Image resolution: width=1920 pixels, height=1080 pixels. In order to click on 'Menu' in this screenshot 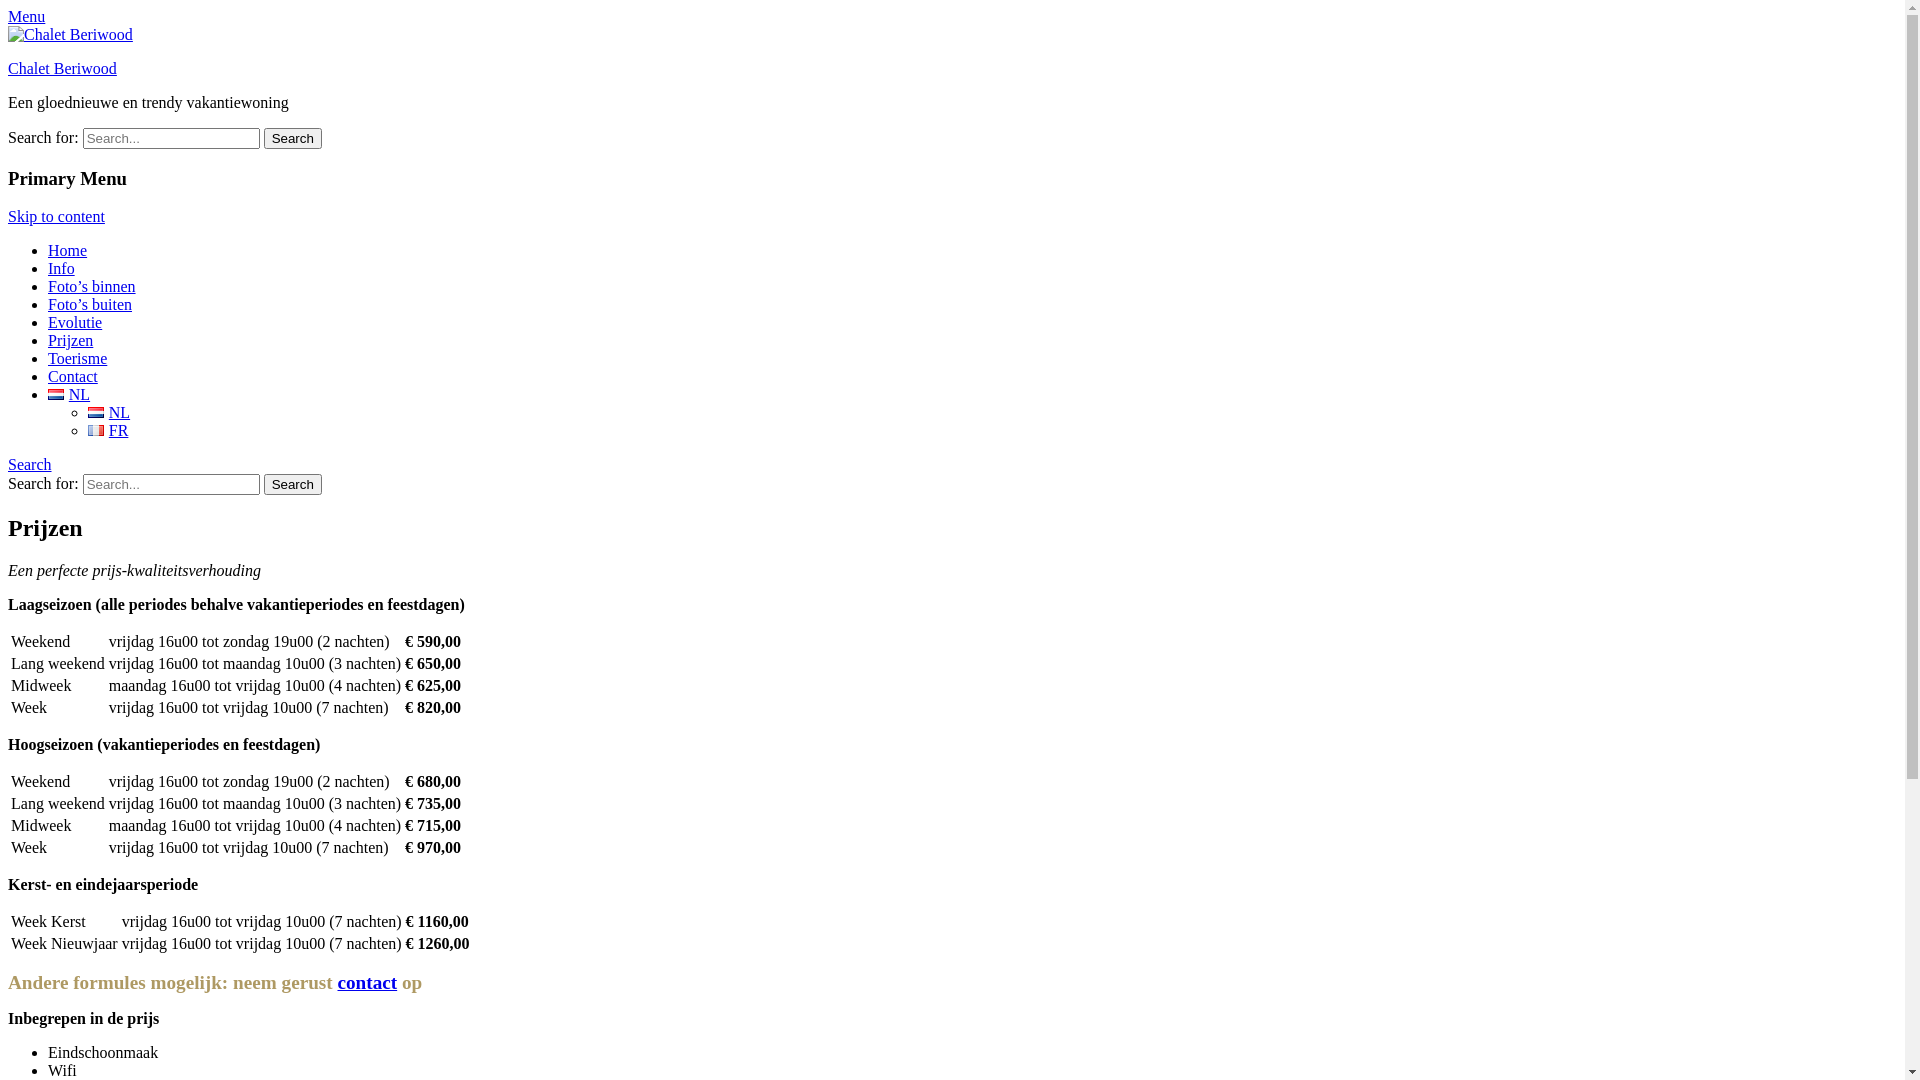, I will do `click(8, 16)`.